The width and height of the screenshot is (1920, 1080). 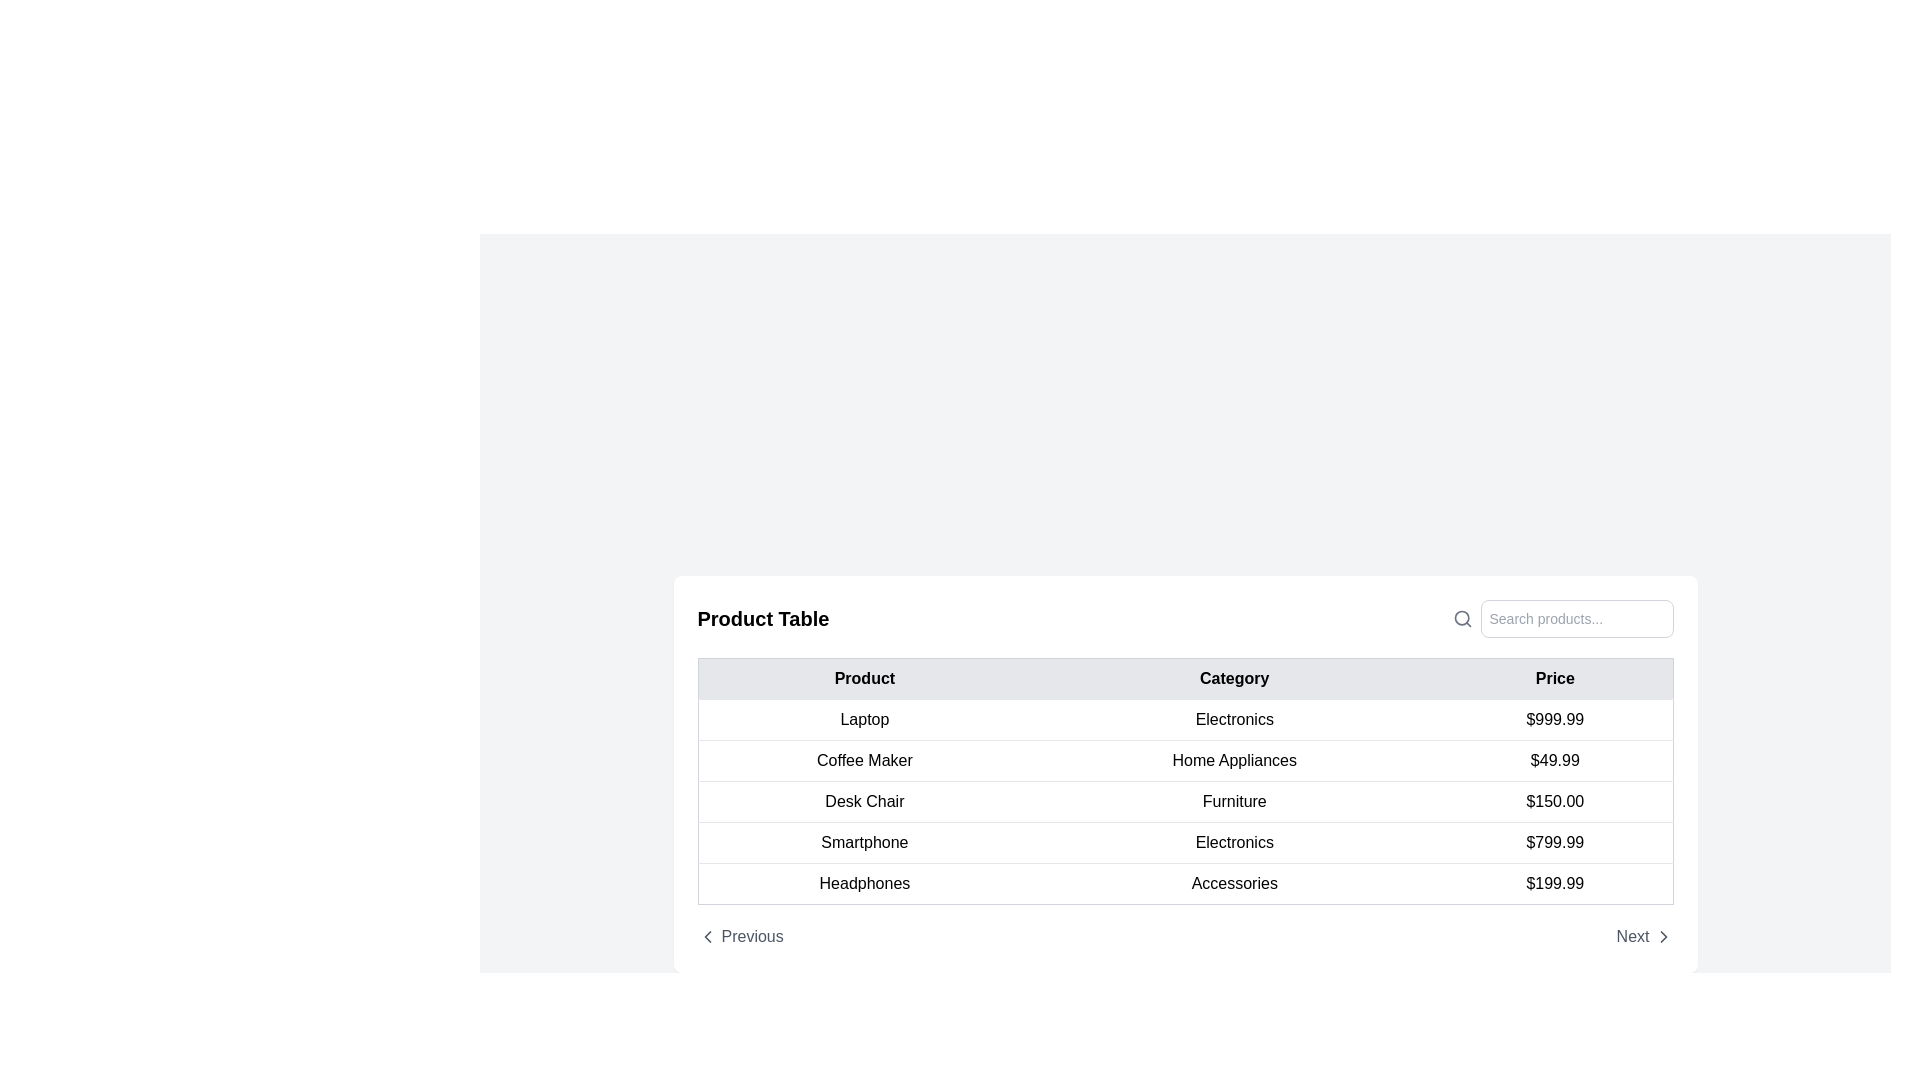 What do you see at coordinates (864, 800) in the screenshot?
I see `the Text label for 'Desk Chair' in the 'Product' column` at bounding box center [864, 800].